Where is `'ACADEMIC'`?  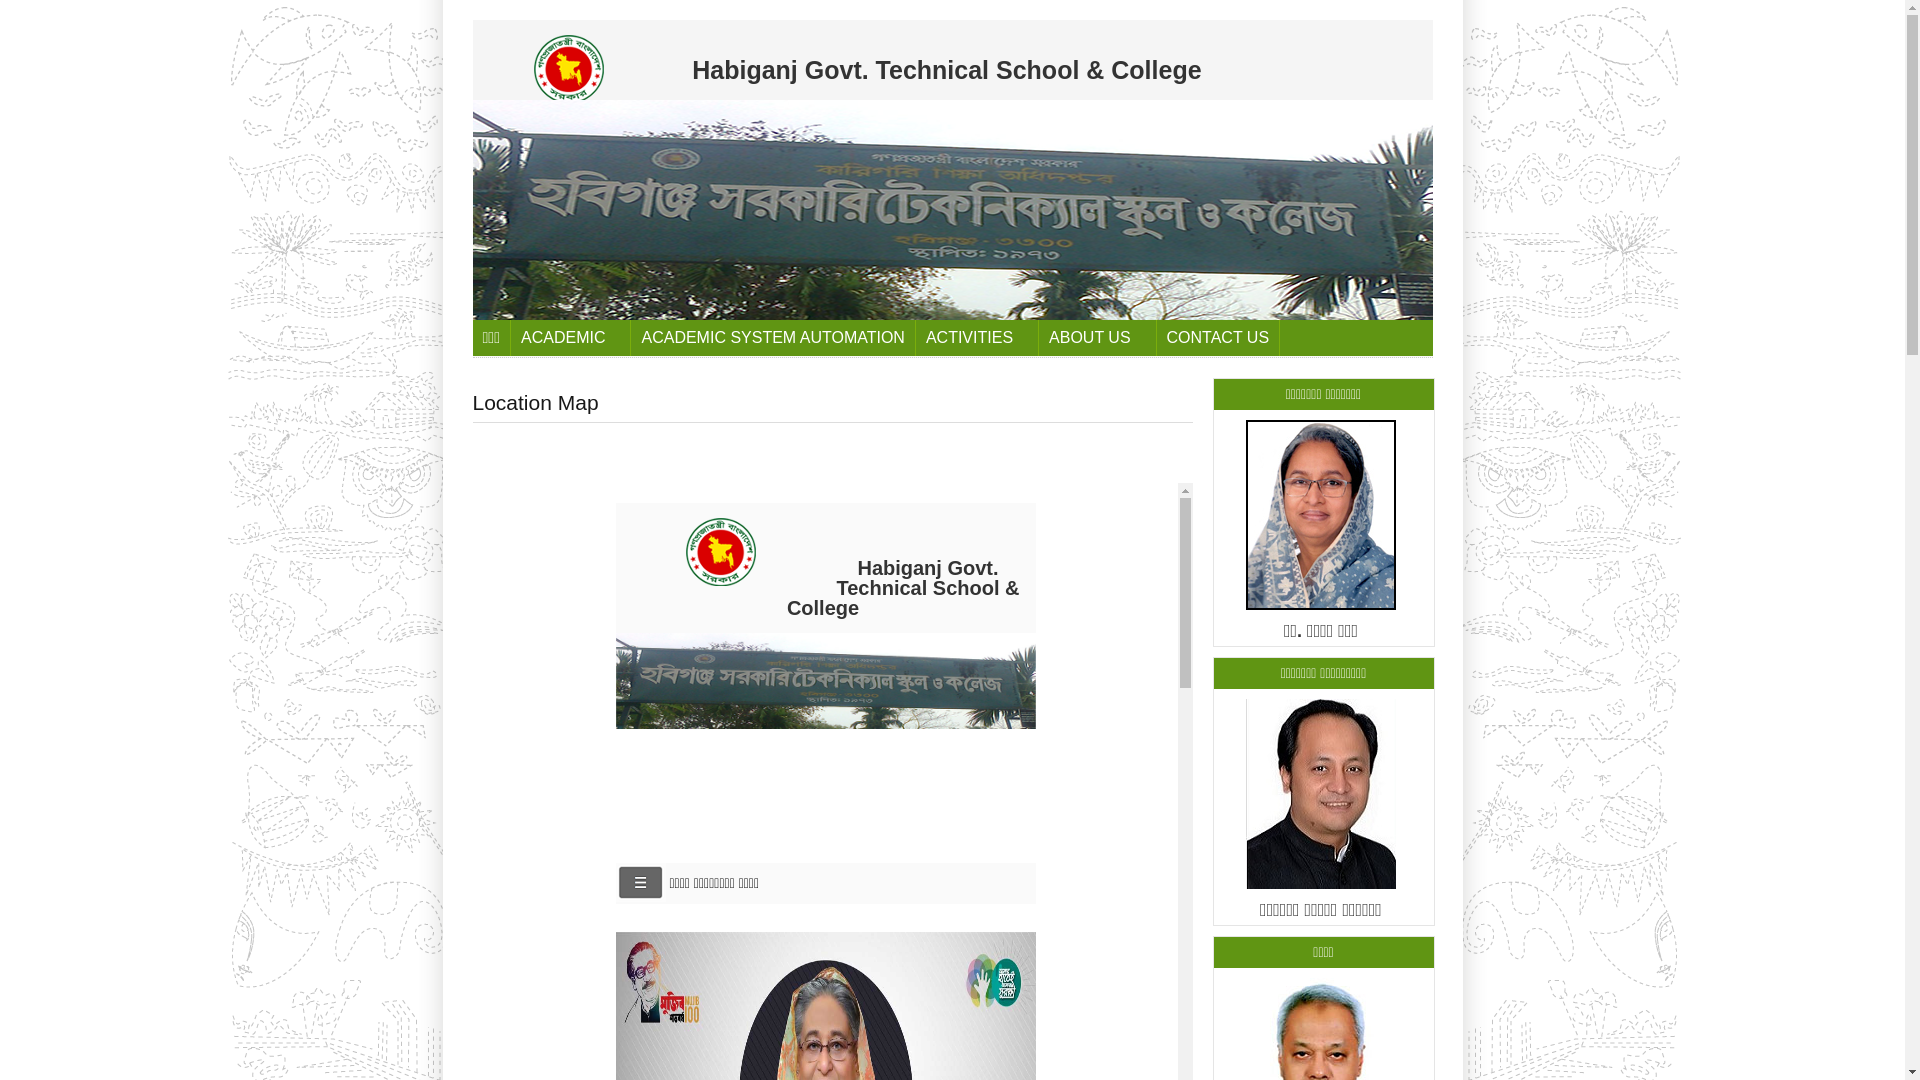 'ACADEMIC' is located at coordinates (570, 337).